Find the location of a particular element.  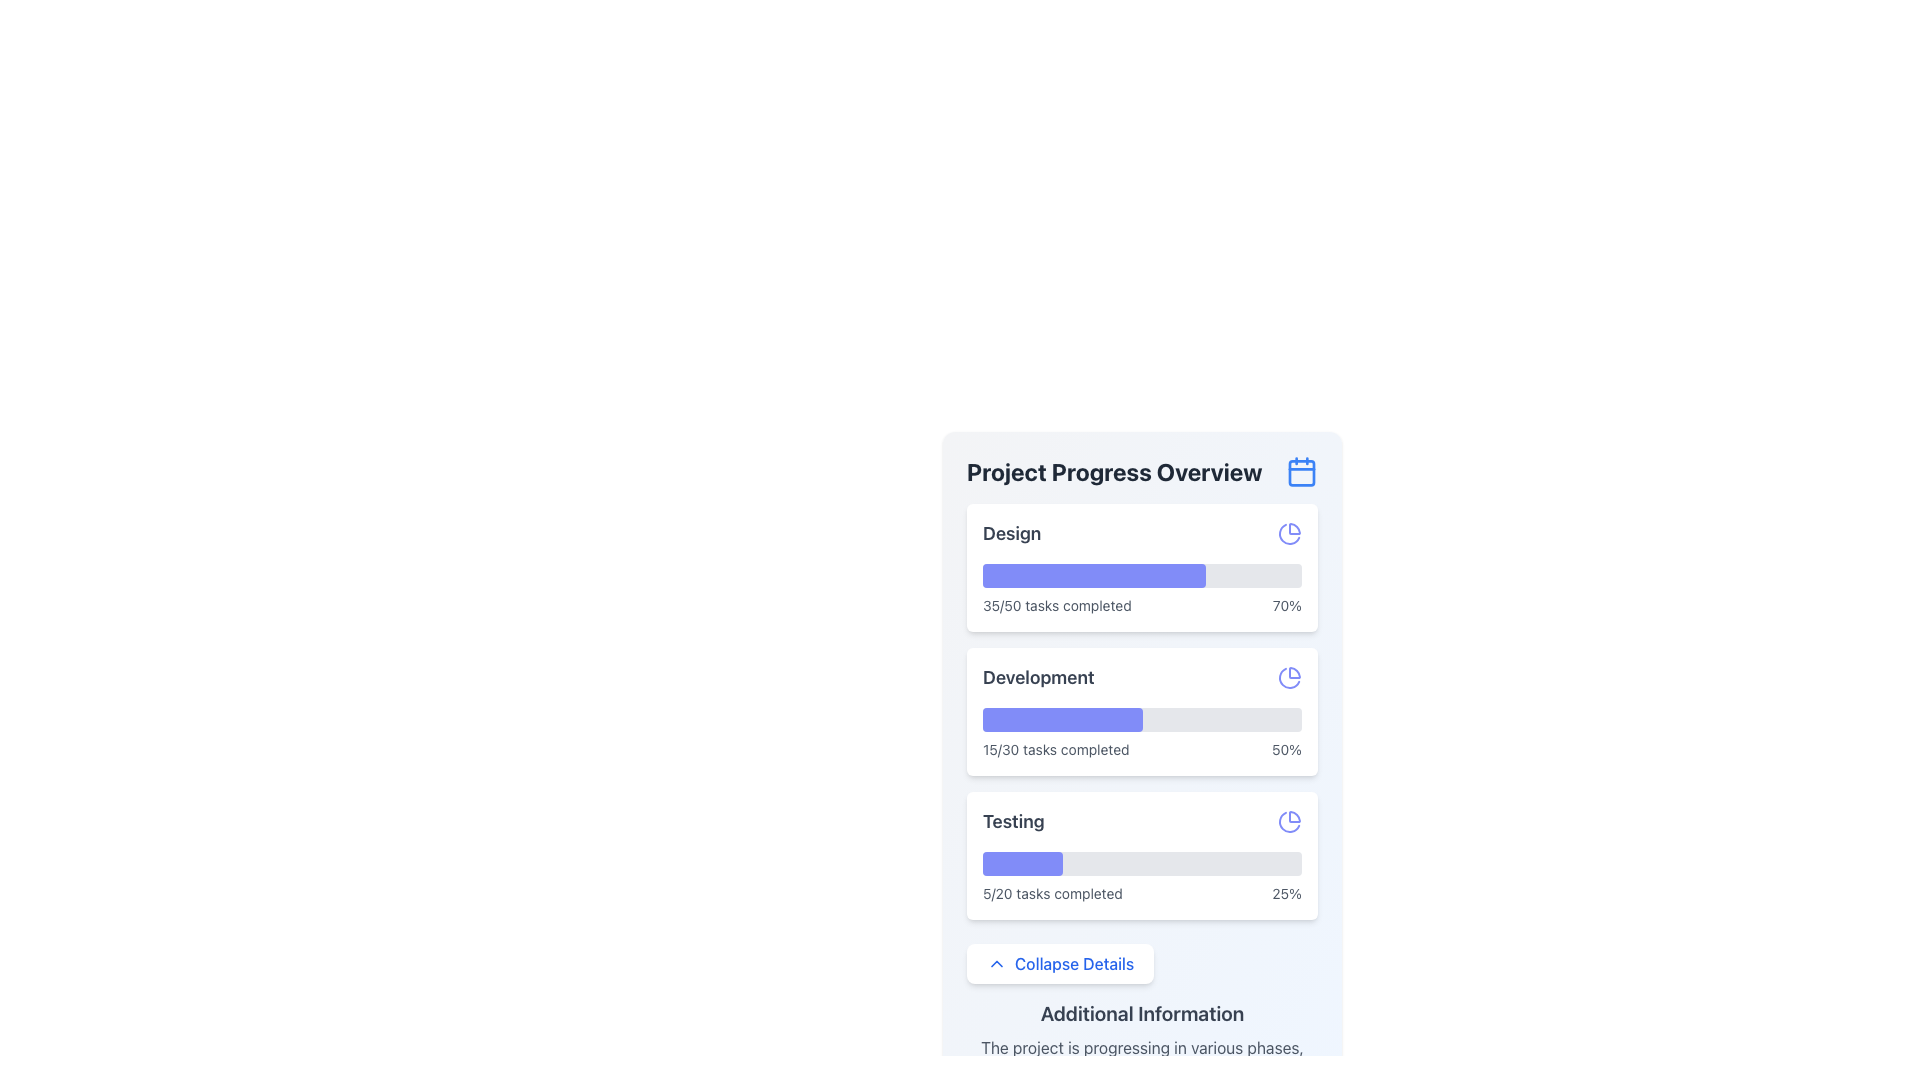

the progress bar indicating 70% completion located beneath the title 'Design' in the 'Project Progress Overview' component is located at coordinates (1142, 575).